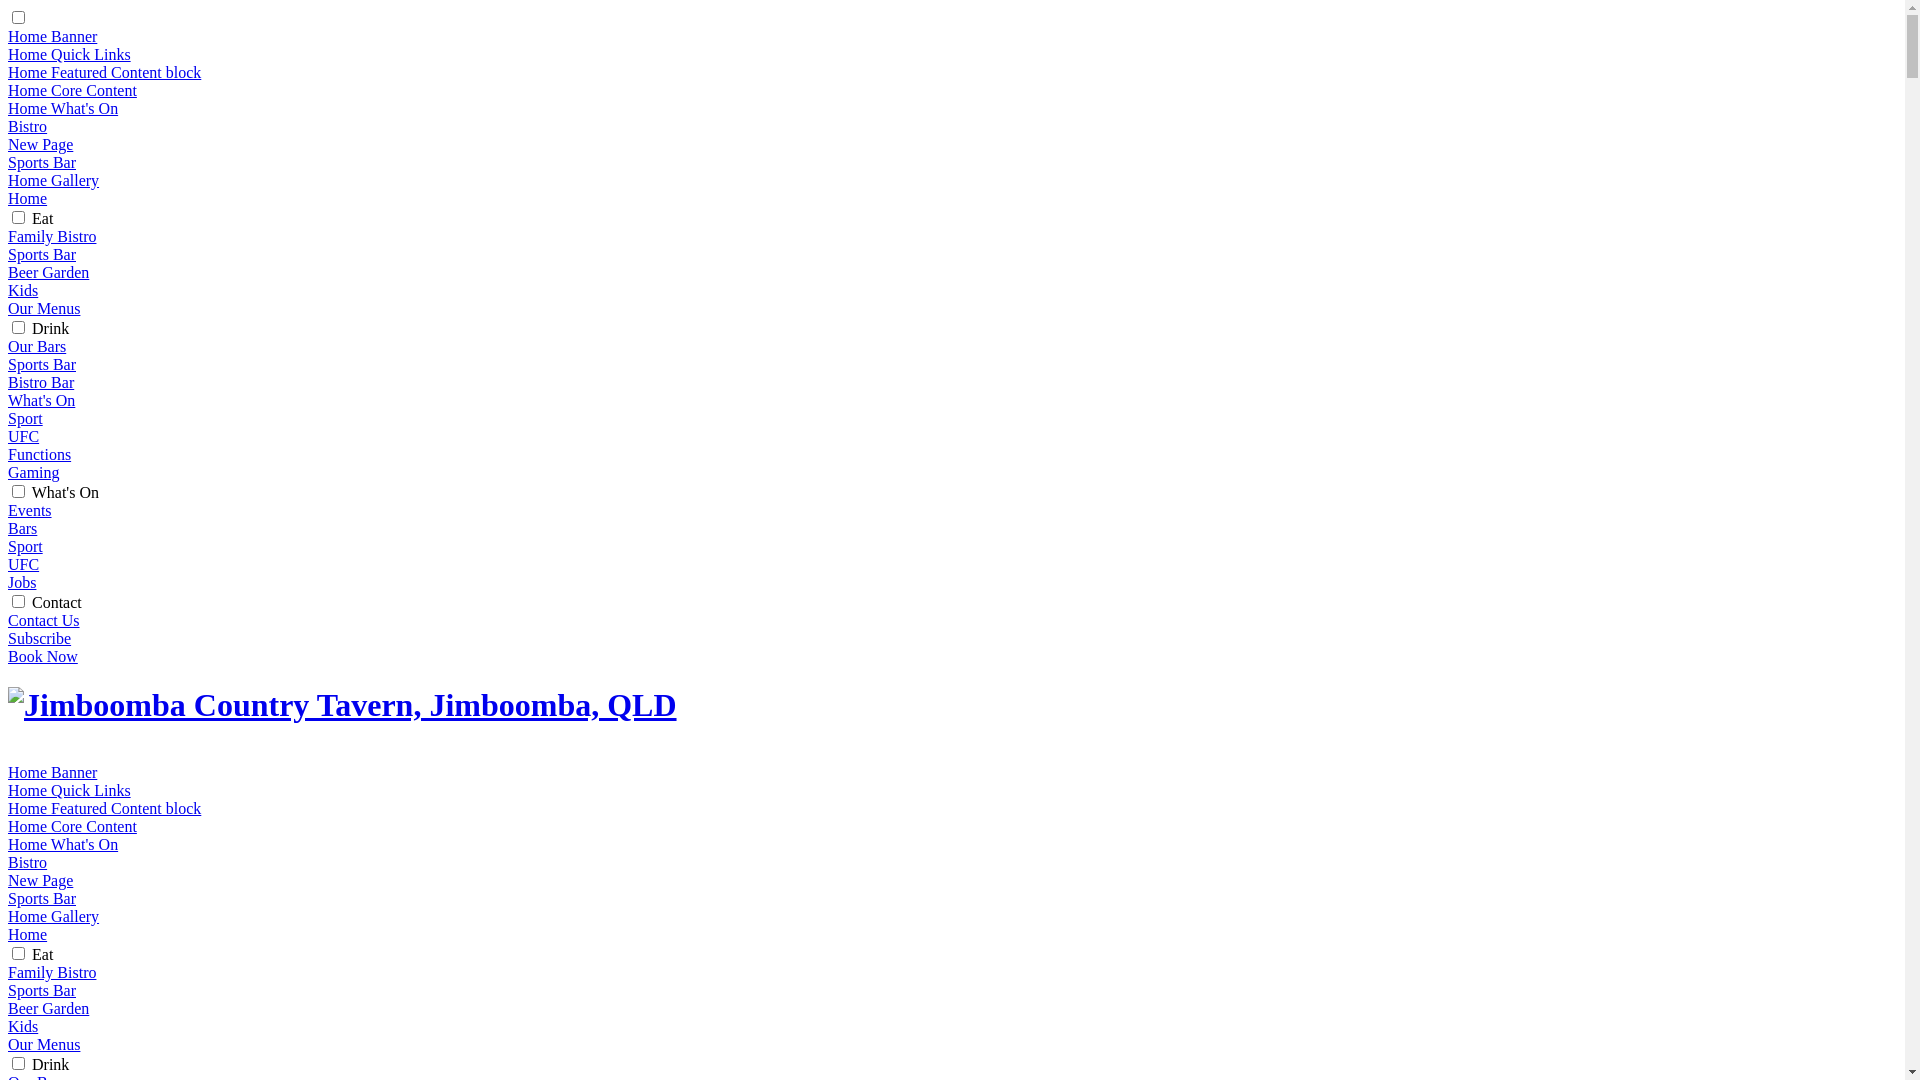  What do you see at coordinates (48, 272) in the screenshot?
I see `'Beer Garden'` at bounding box center [48, 272].